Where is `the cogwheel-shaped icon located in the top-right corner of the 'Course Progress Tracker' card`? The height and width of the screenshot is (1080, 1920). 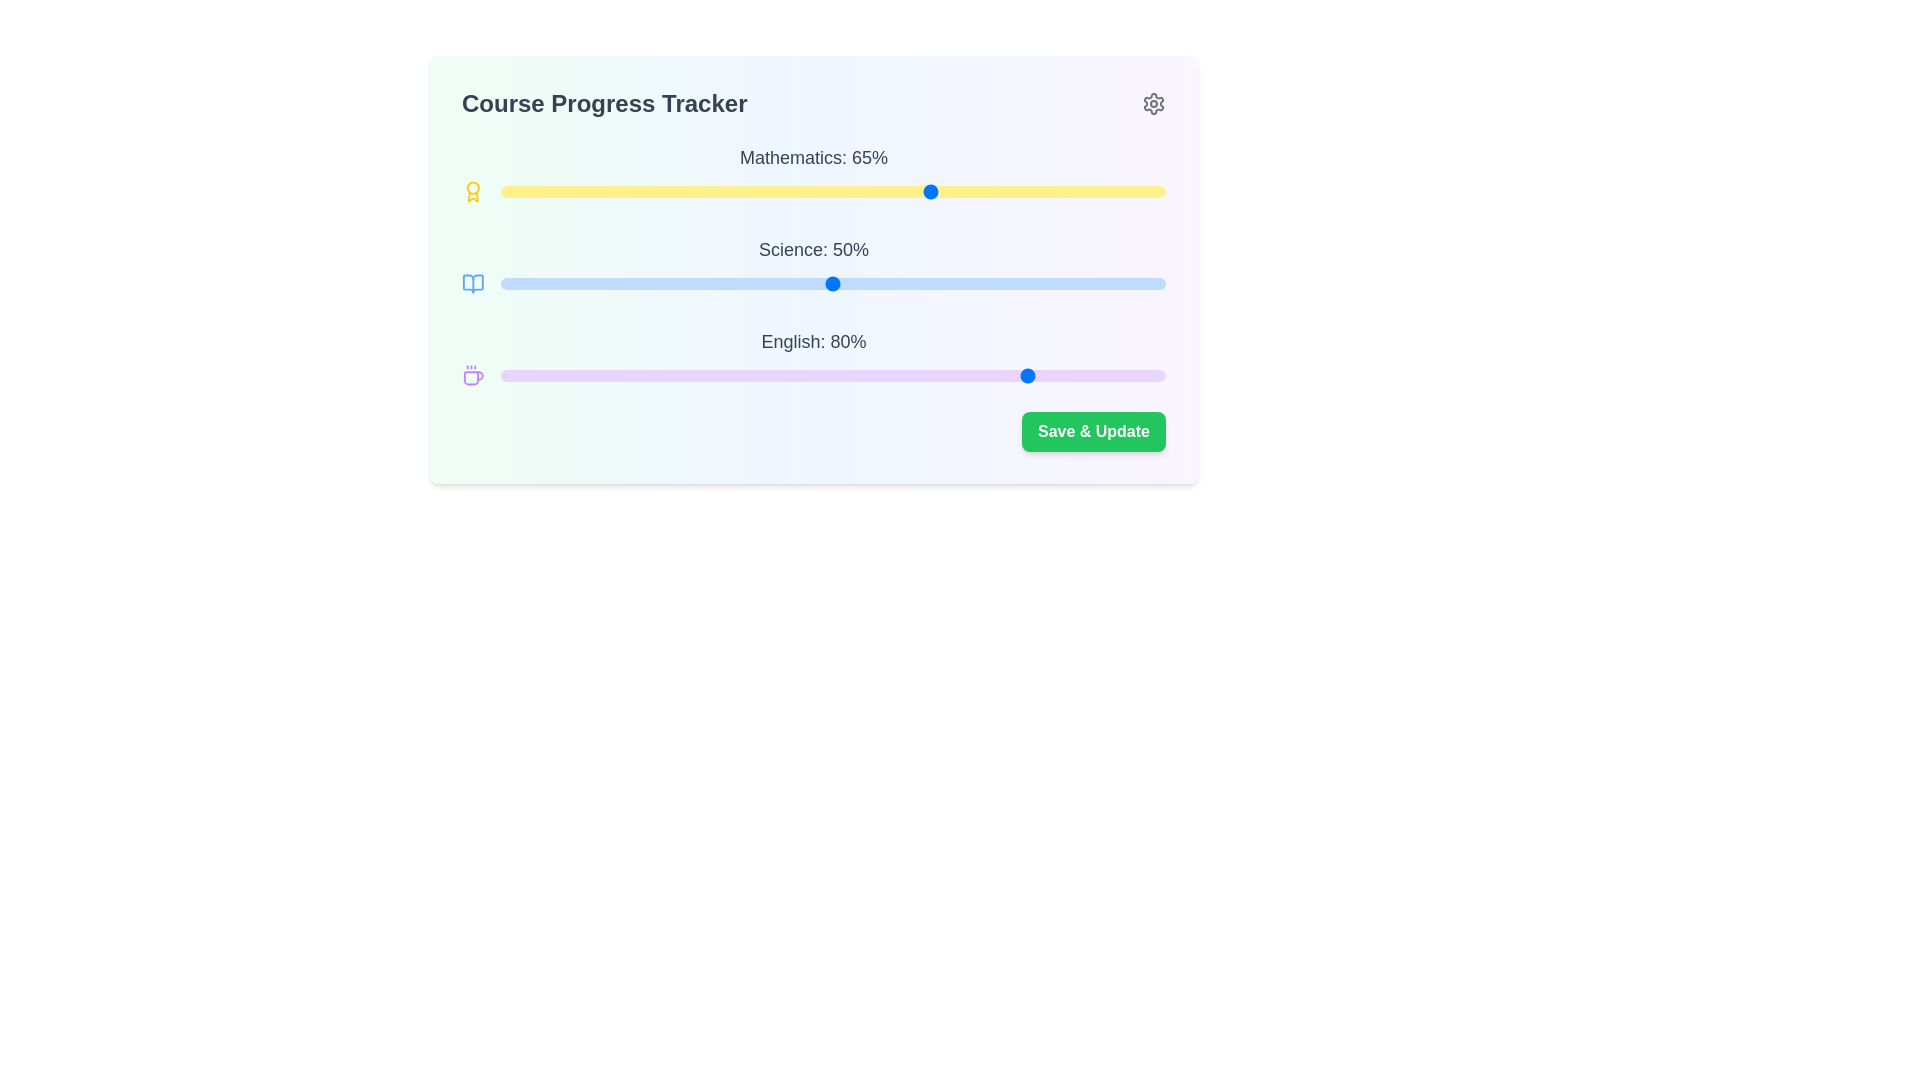
the cogwheel-shaped icon located in the top-right corner of the 'Course Progress Tracker' card is located at coordinates (1153, 104).